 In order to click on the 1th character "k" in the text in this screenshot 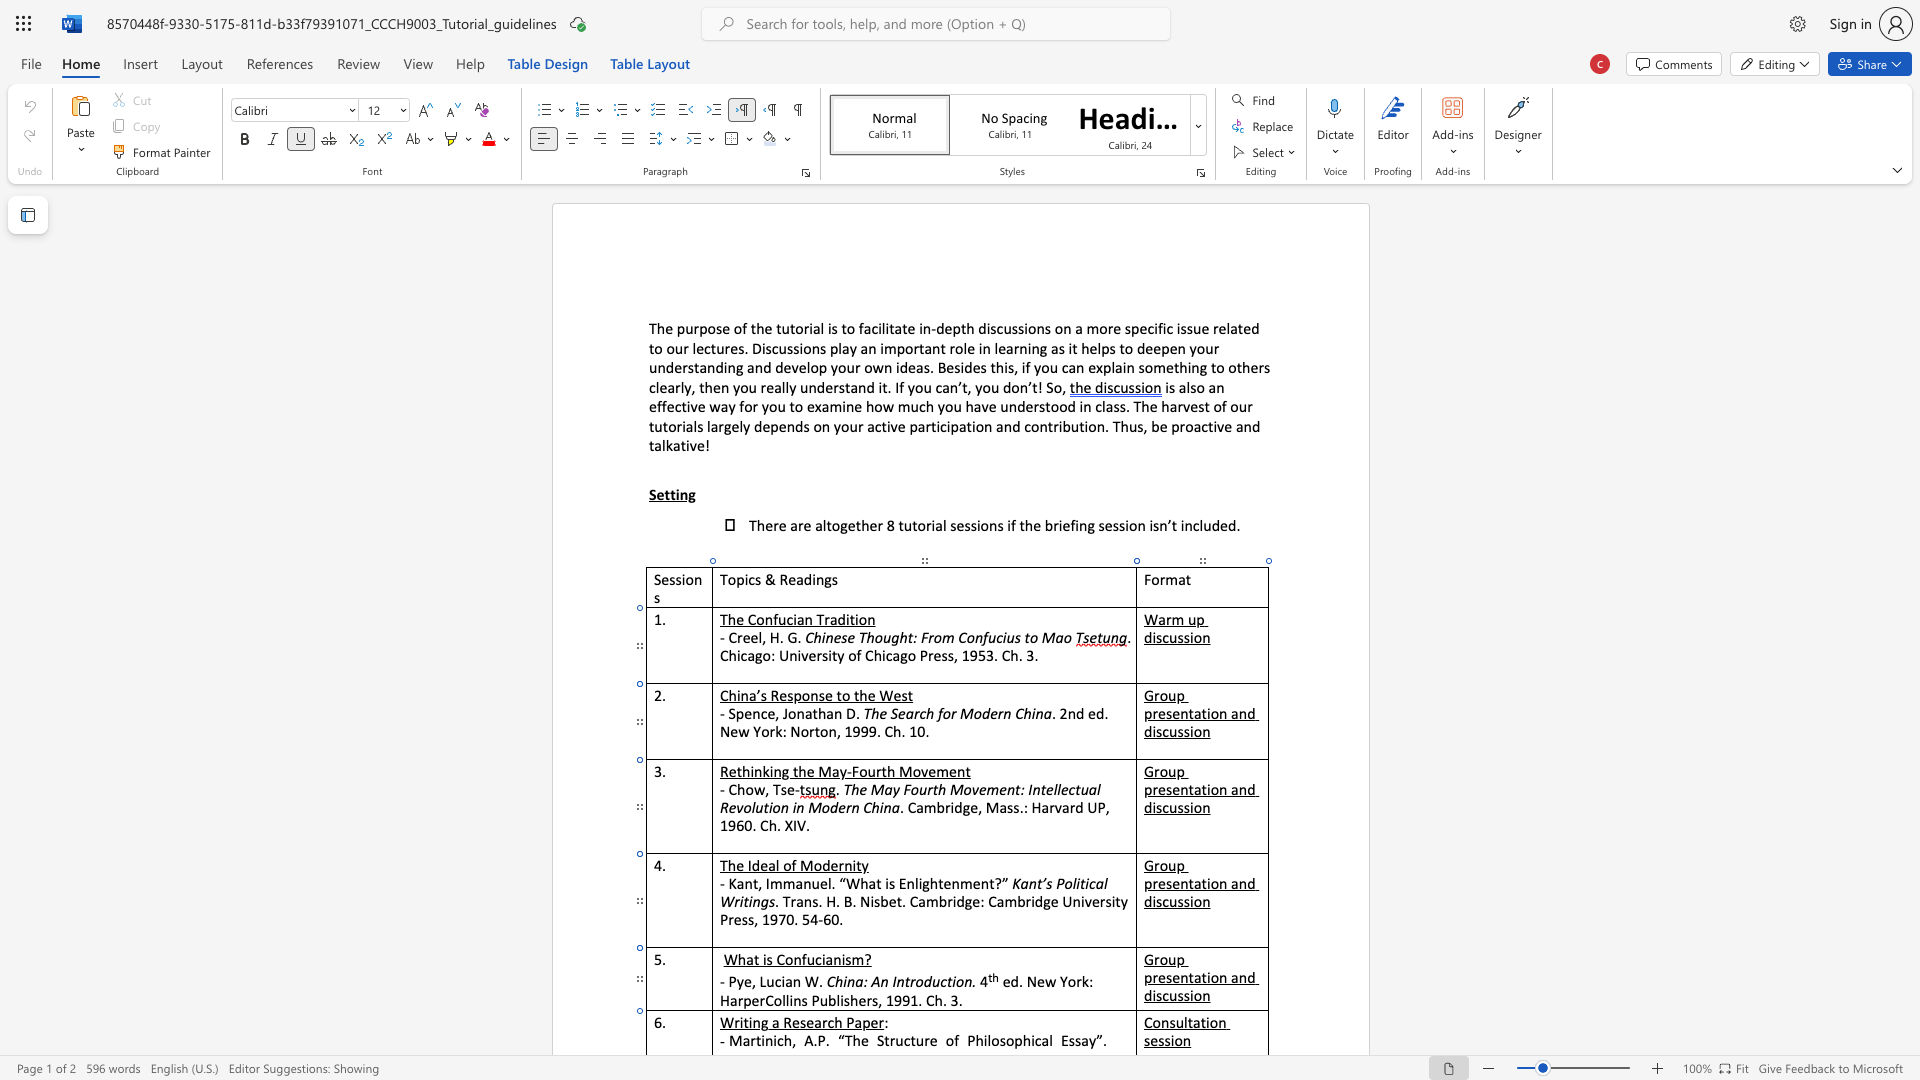, I will do `click(1084, 980)`.